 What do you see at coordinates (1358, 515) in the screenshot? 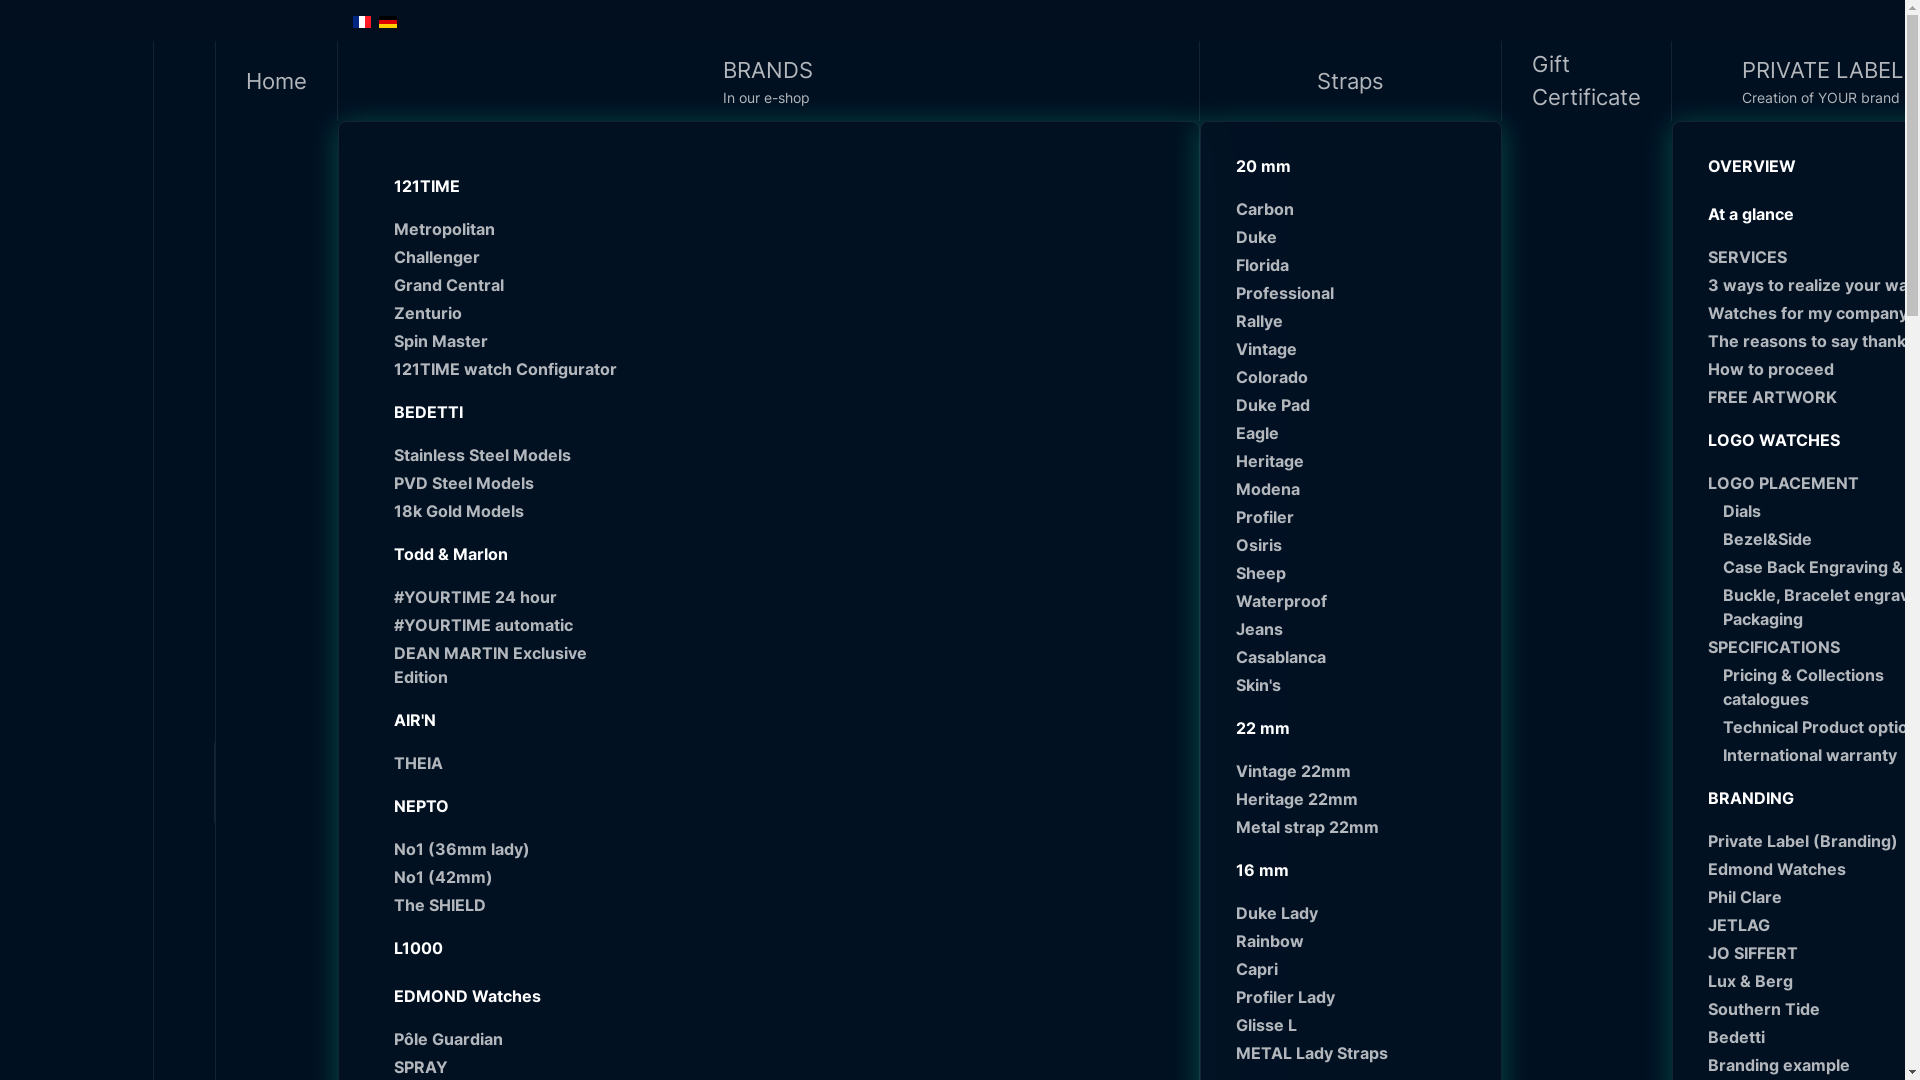
I see `'Profiler'` at bounding box center [1358, 515].